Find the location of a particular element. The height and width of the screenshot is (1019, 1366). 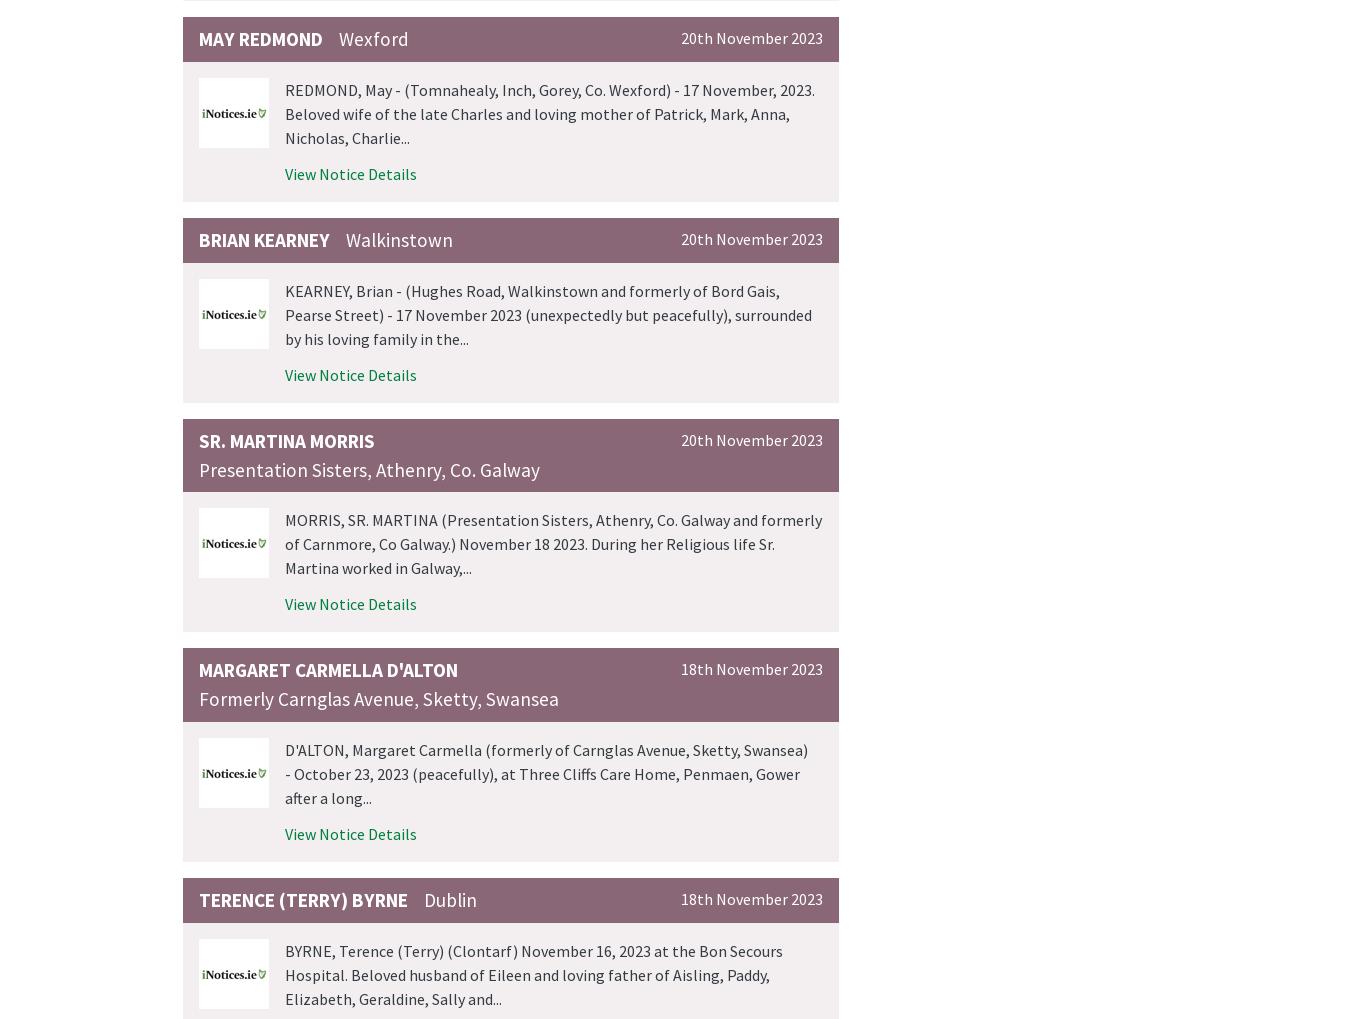

'D'ALTON, Margaret Carmella                     (formerly of Carnglas Avenue, Sketty, Swansea) - October 23, 2023 (peacefully), at Three Cliffs Care Home, Penmaen, Gower after a long...' is located at coordinates (546, 773).